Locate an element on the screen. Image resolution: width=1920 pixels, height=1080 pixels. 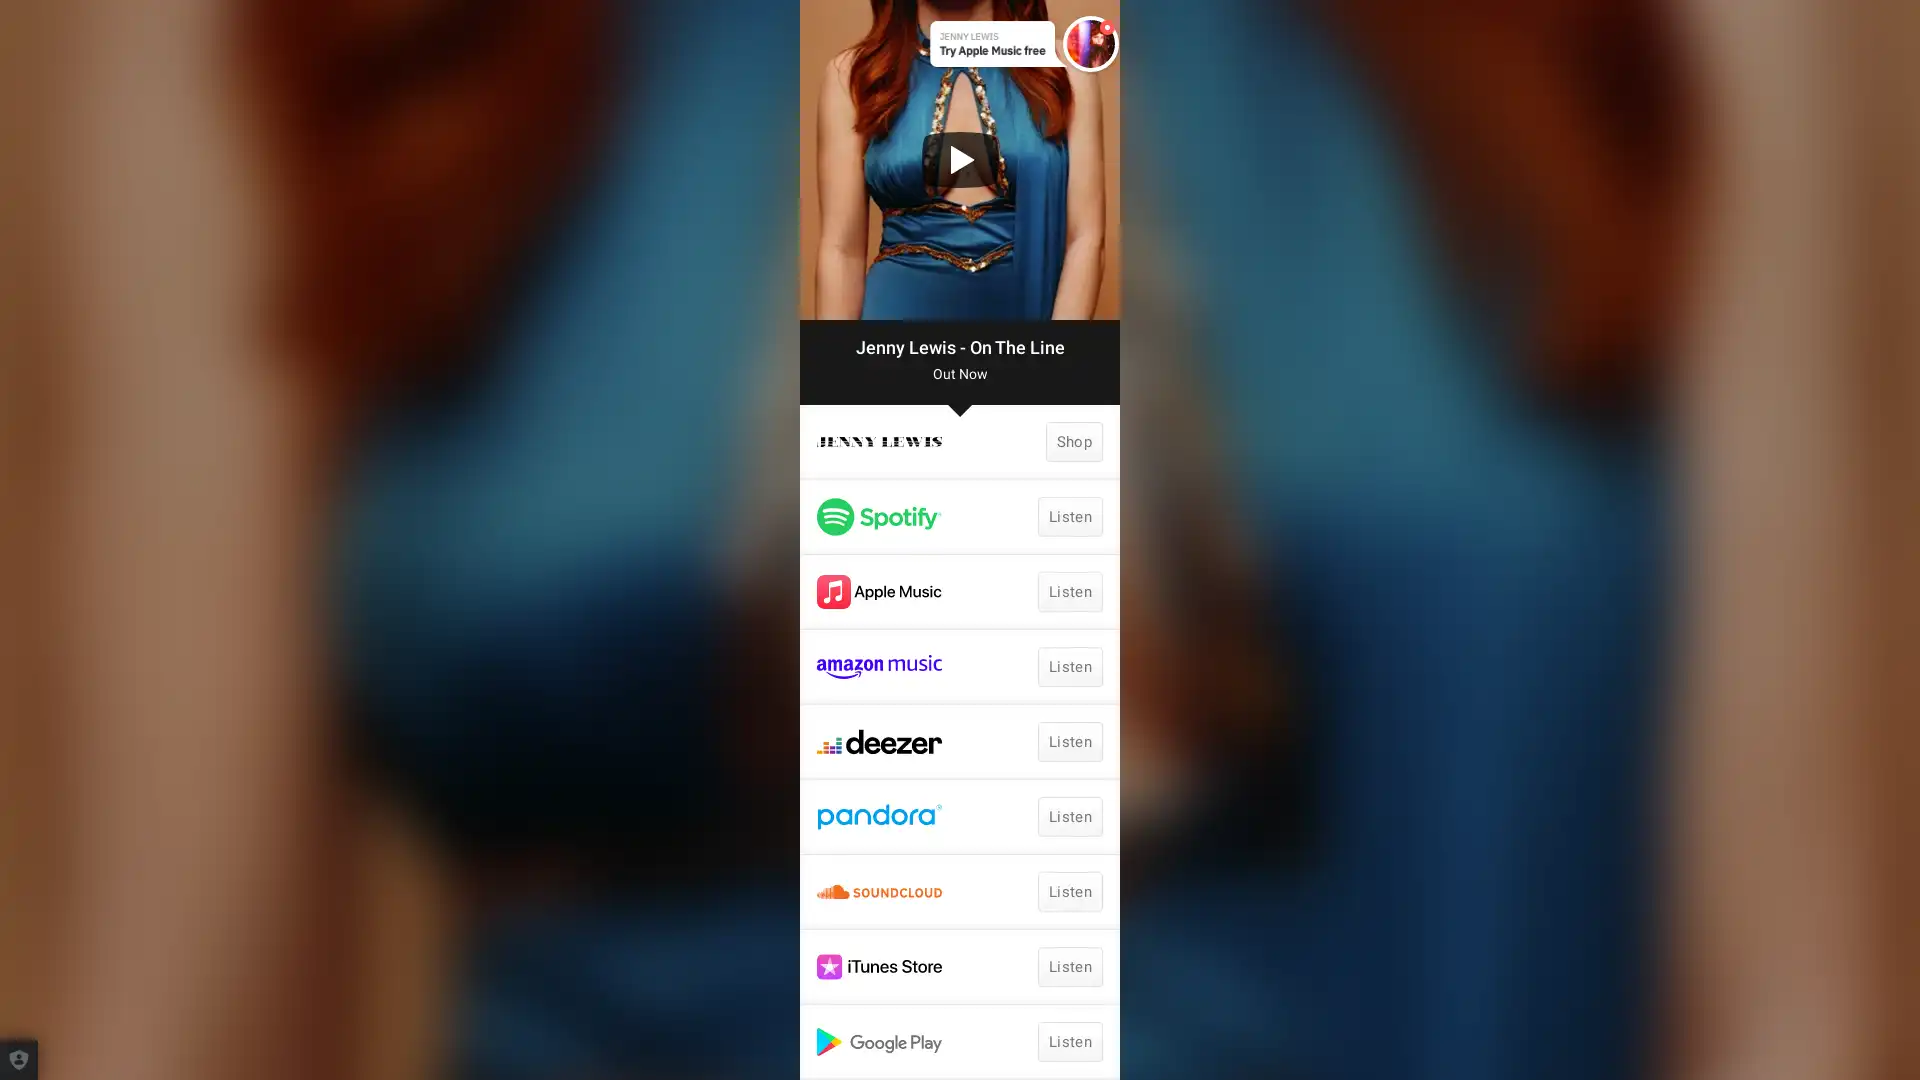
Listen is located at coordinates (1069, 966).